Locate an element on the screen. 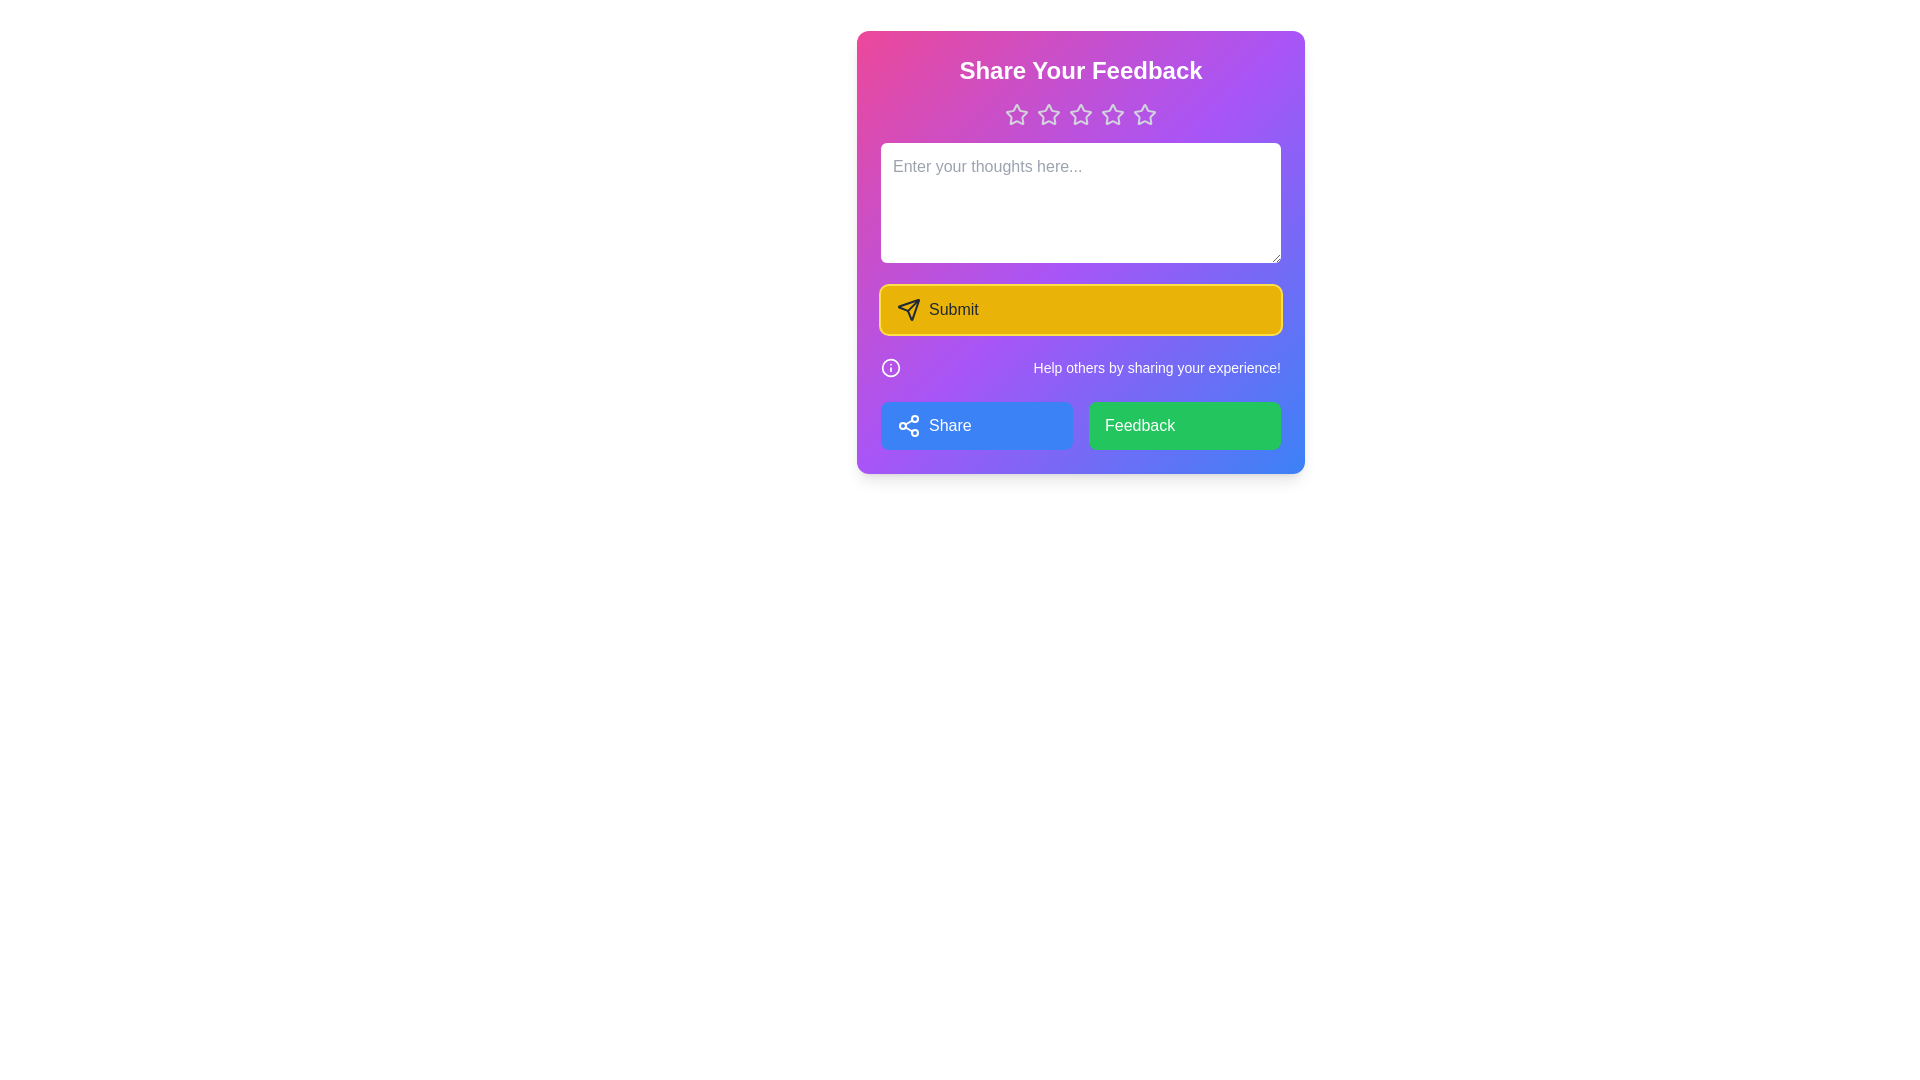 The height and width of the screenshot is (1080, 1920). the submit button located below the multiline input field is located at coordinates (1079, 309).